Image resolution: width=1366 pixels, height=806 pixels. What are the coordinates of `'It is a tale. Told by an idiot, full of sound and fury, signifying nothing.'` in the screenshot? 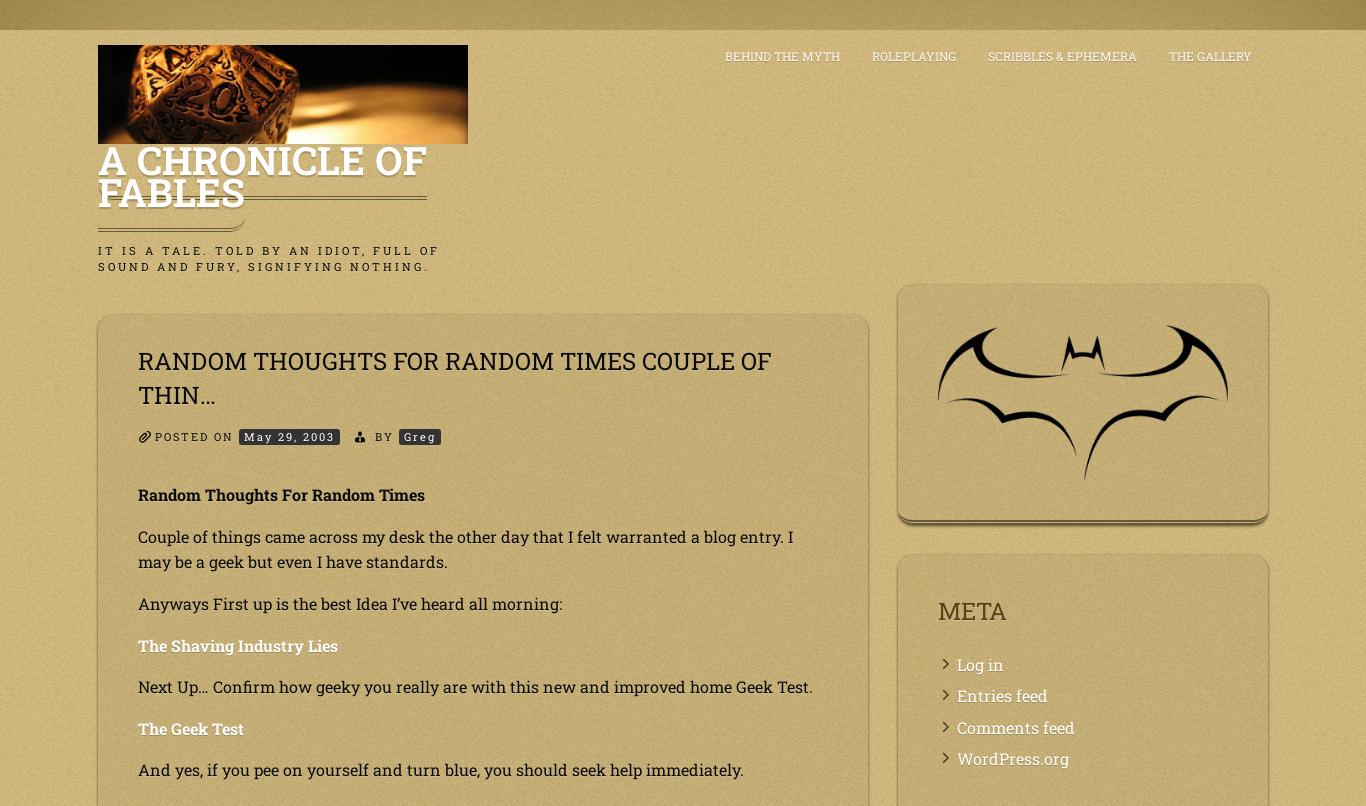 It's located at (97, 256).